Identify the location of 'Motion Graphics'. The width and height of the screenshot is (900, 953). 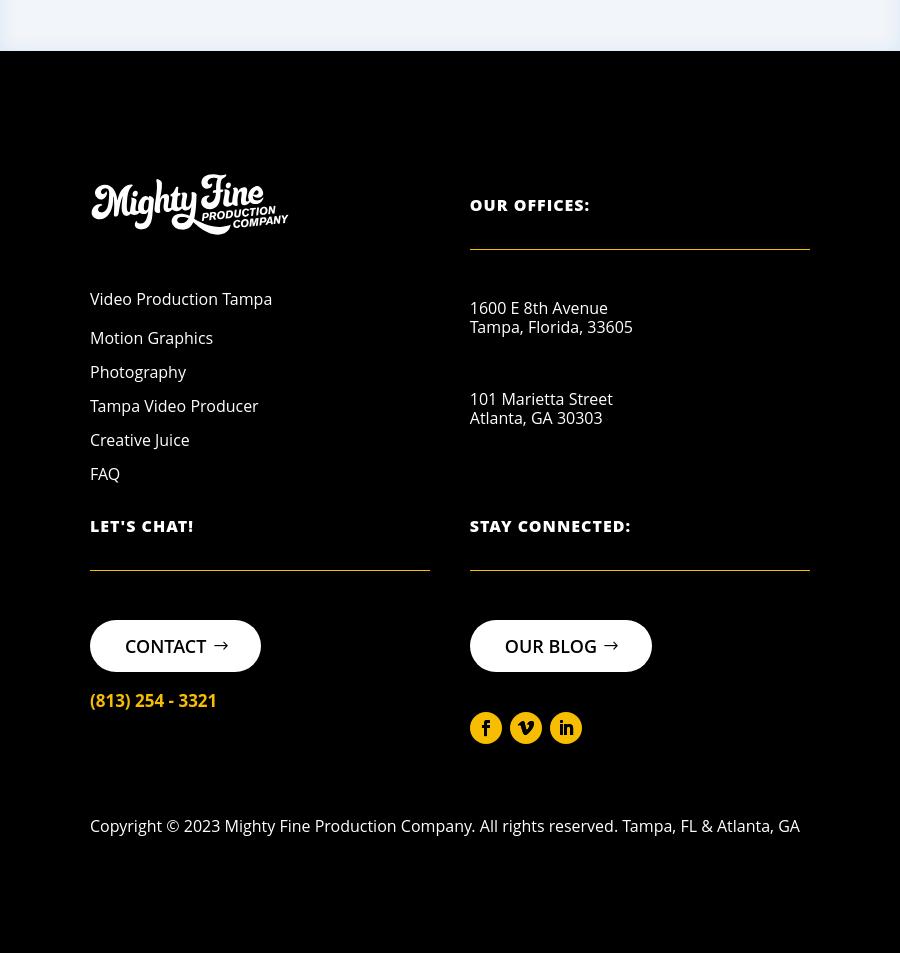
(151, 337).